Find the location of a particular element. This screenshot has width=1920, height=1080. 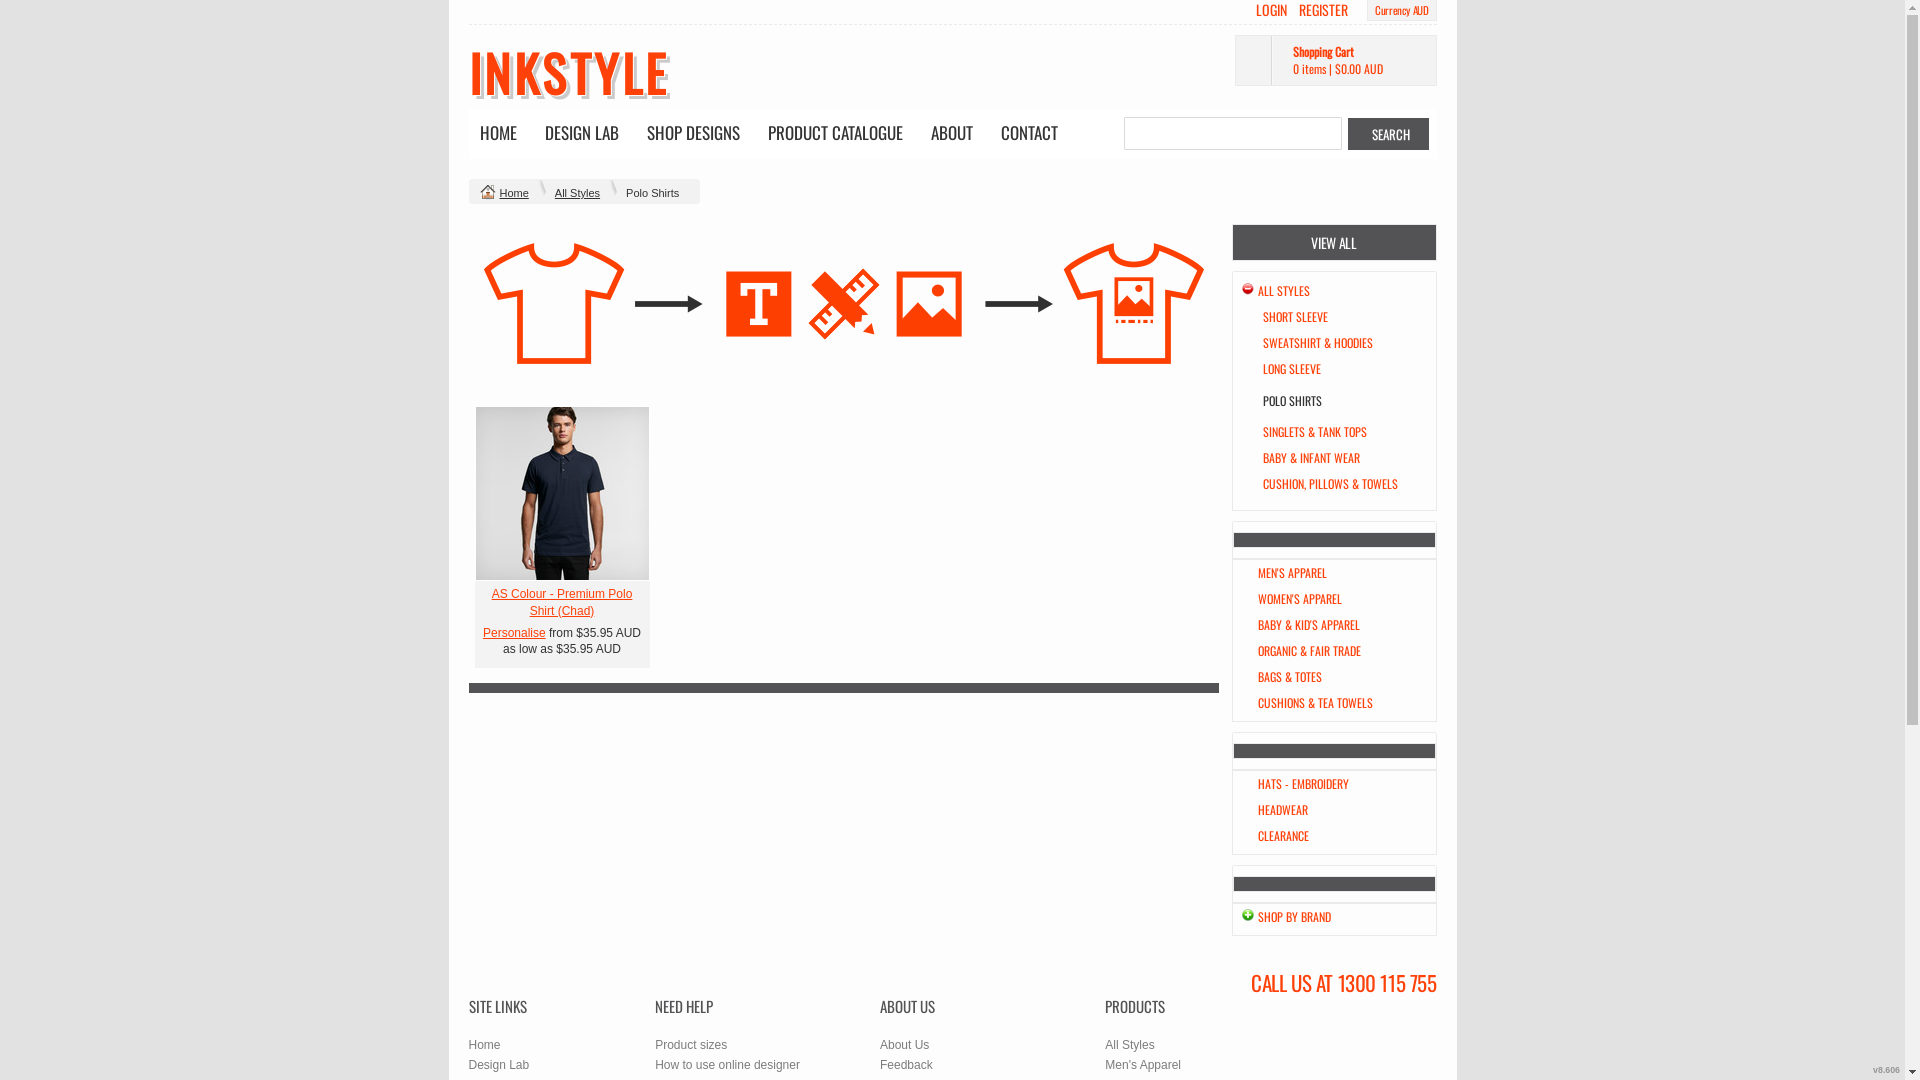

'ORGANIC & FAIR TRADE' is located at coordinates (1256, 650).